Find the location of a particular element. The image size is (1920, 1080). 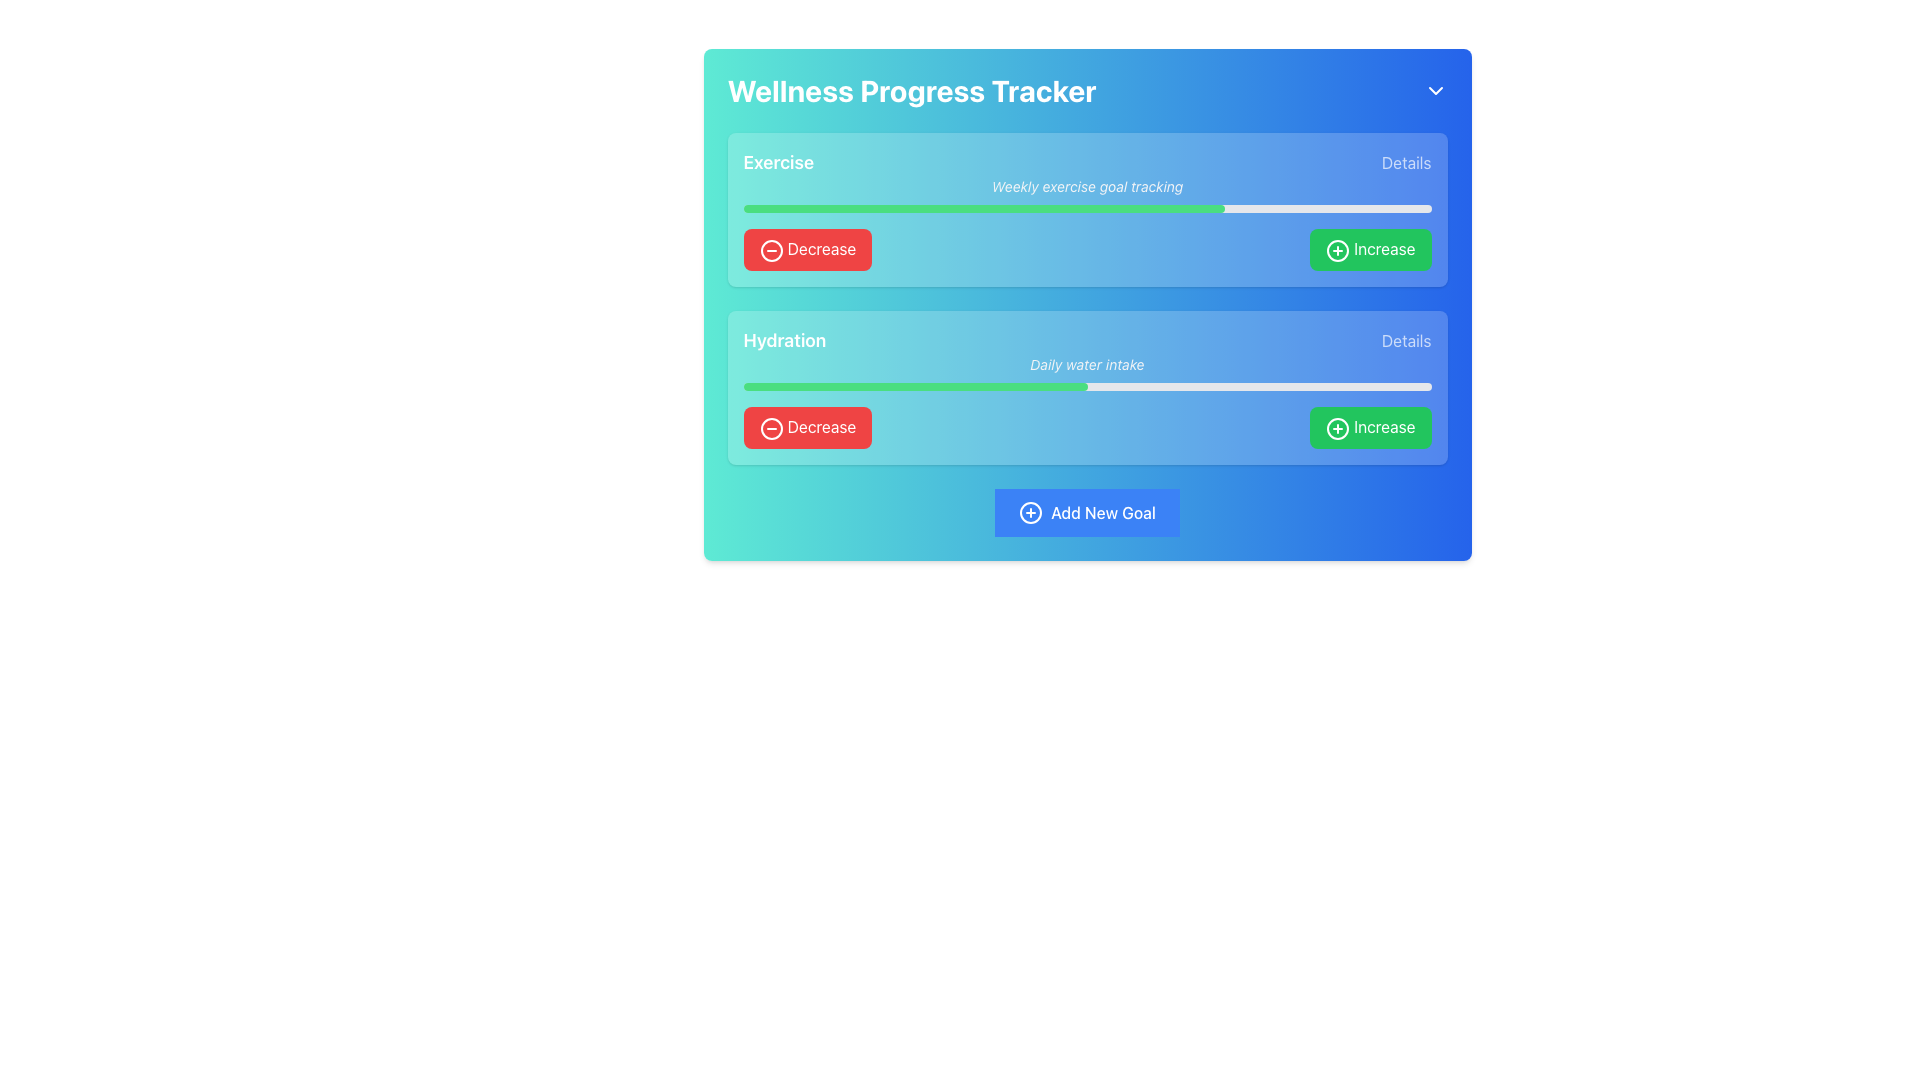

the visual icon inside the 'Increase' button, which is positioned to the right of the progress bar for 'Exercise' is located at coordinates (1337, 249).